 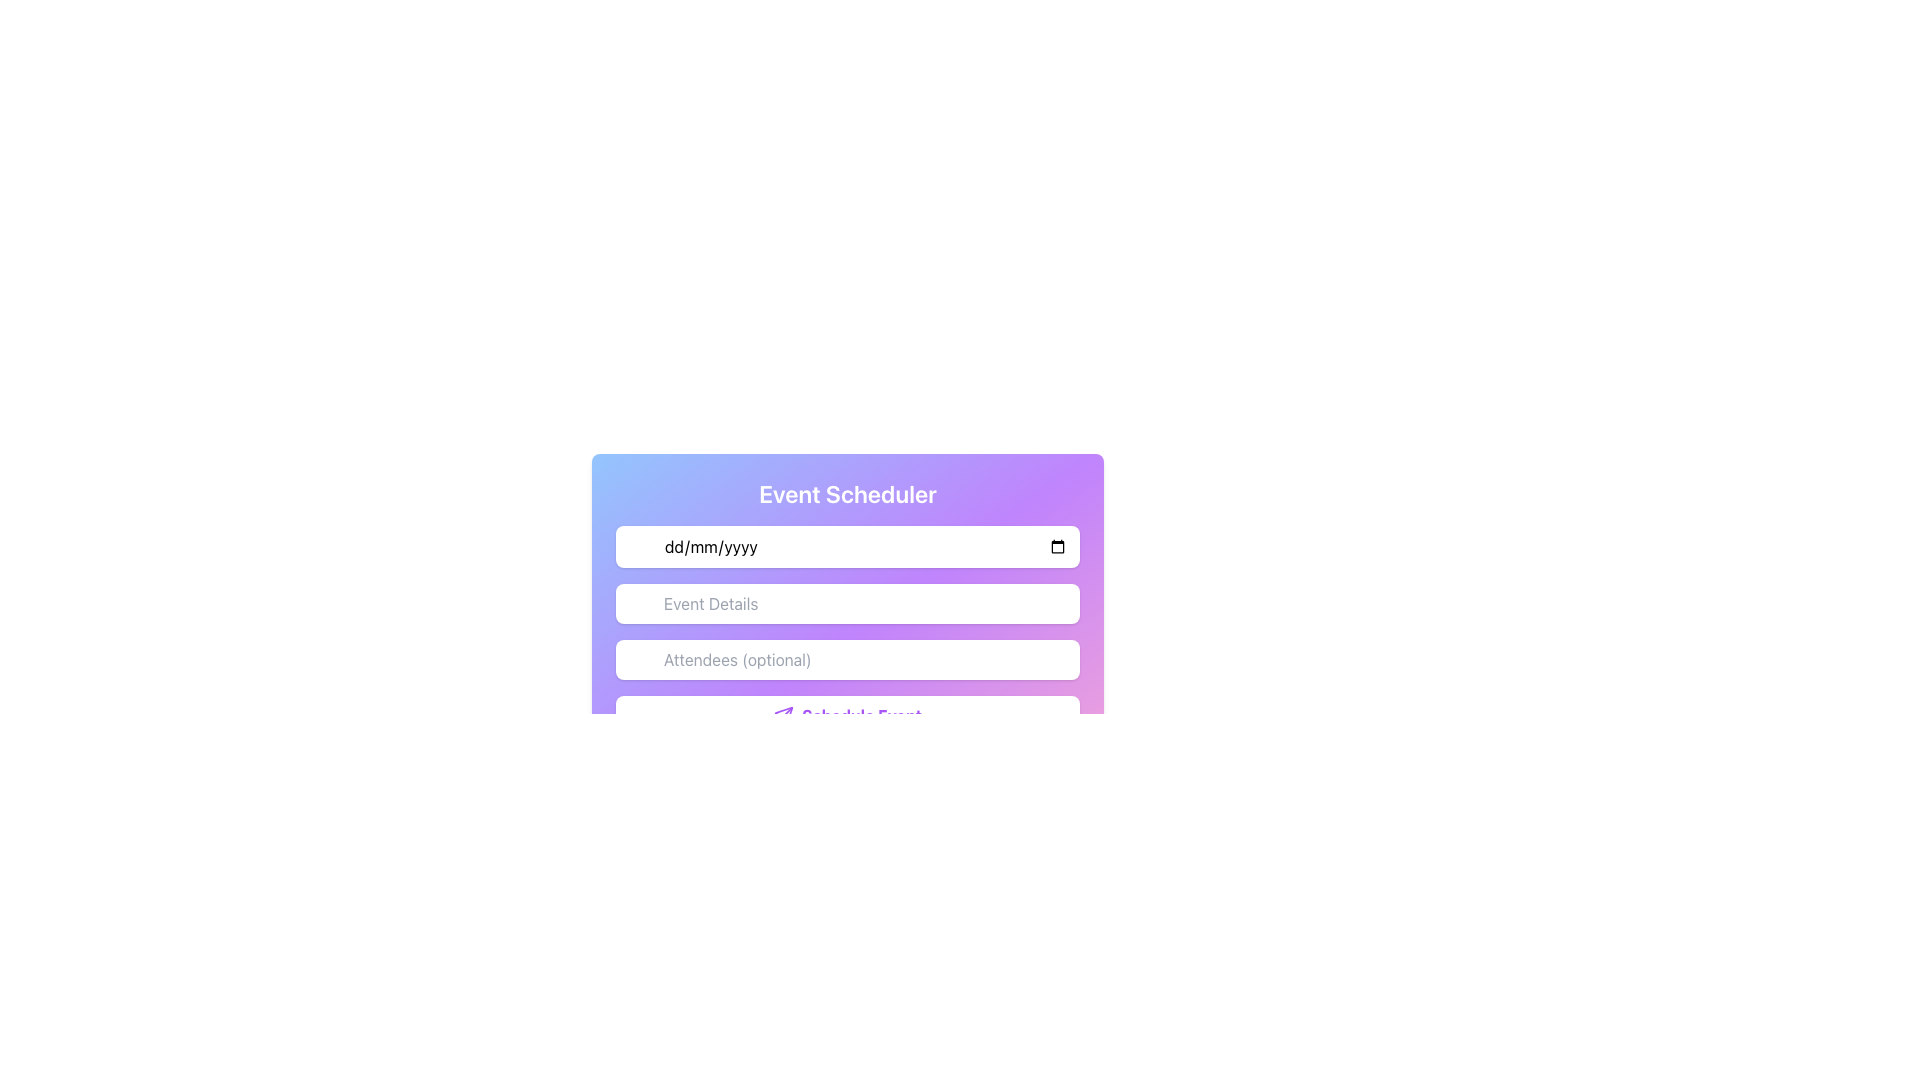 What do you see at coordinates (848, 631) in the screenshot?
I see `the text input field styled with a gradient background, located in the 'Event Scheduler' card, positioned between the date input and the optional attendees field` at bounding box center [848, 631].